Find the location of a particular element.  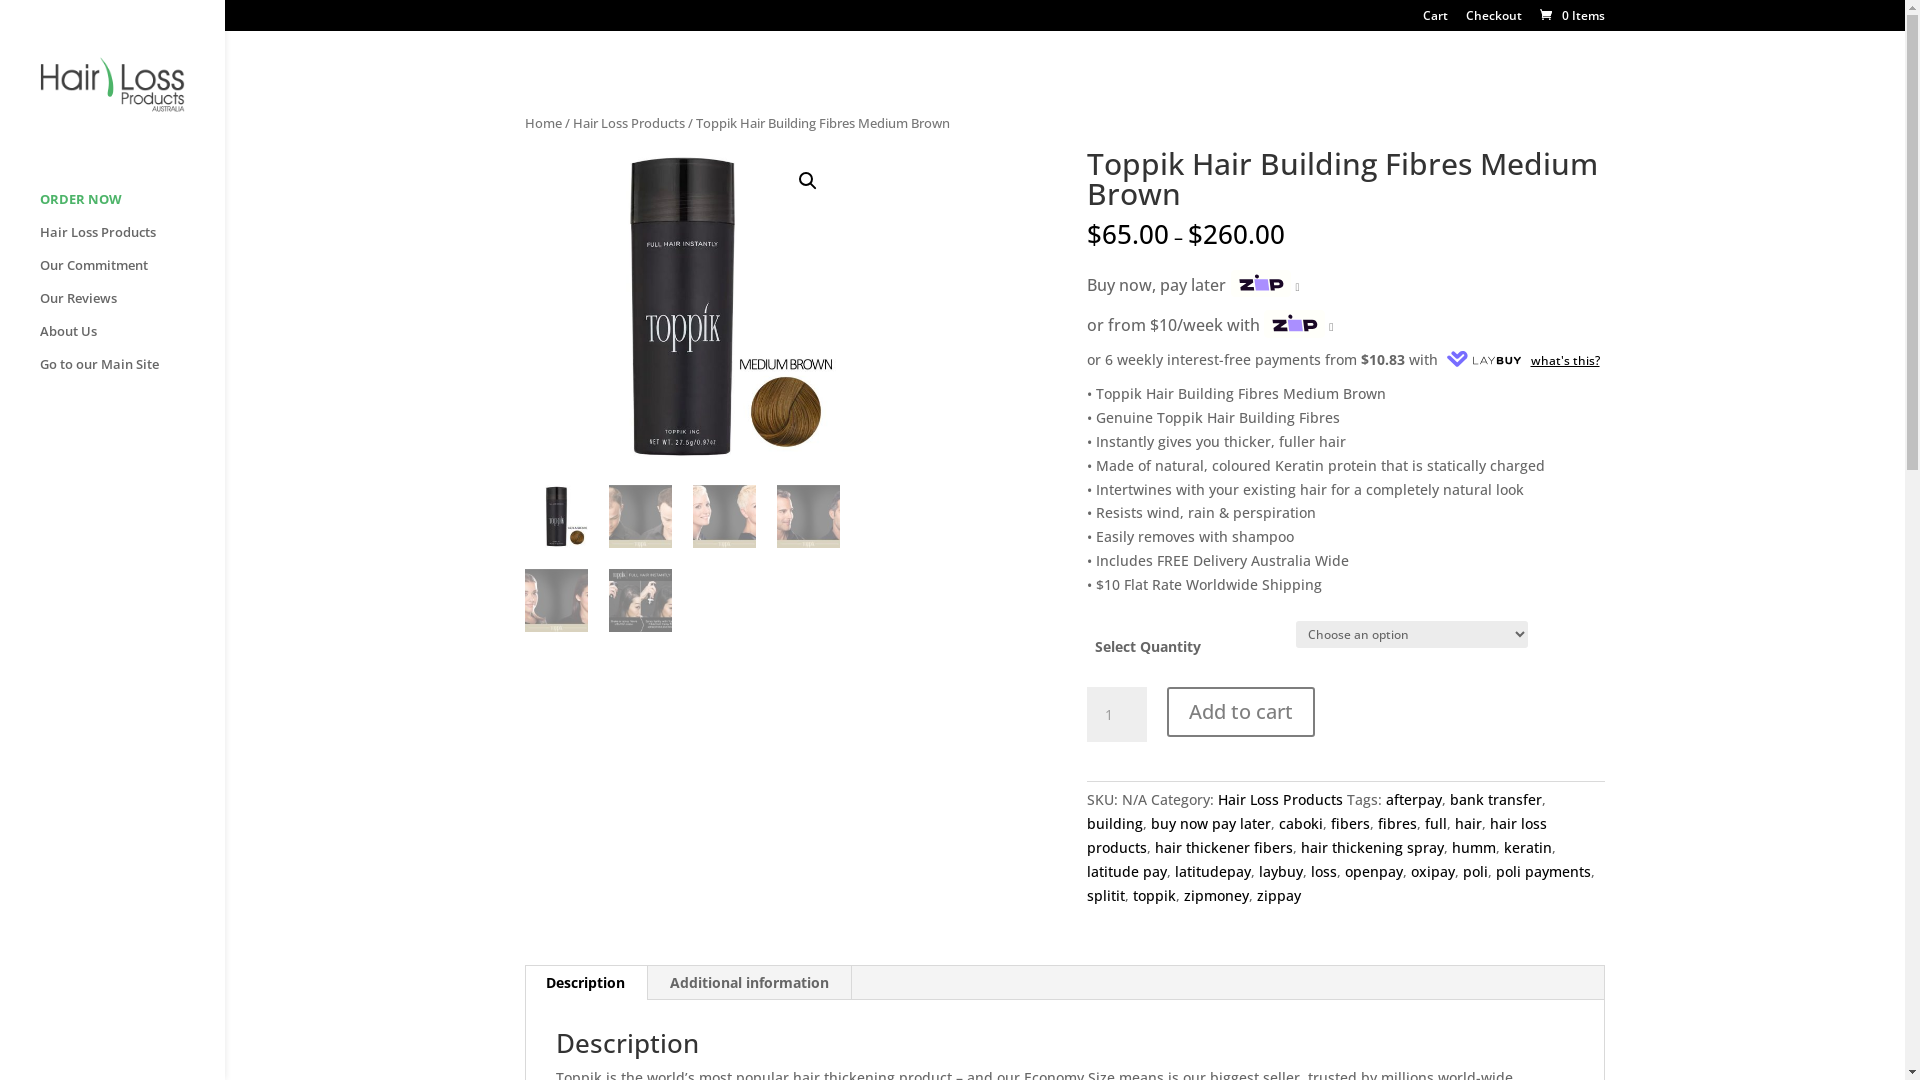

'Add to cart' is located at coordinates (1240, 711).